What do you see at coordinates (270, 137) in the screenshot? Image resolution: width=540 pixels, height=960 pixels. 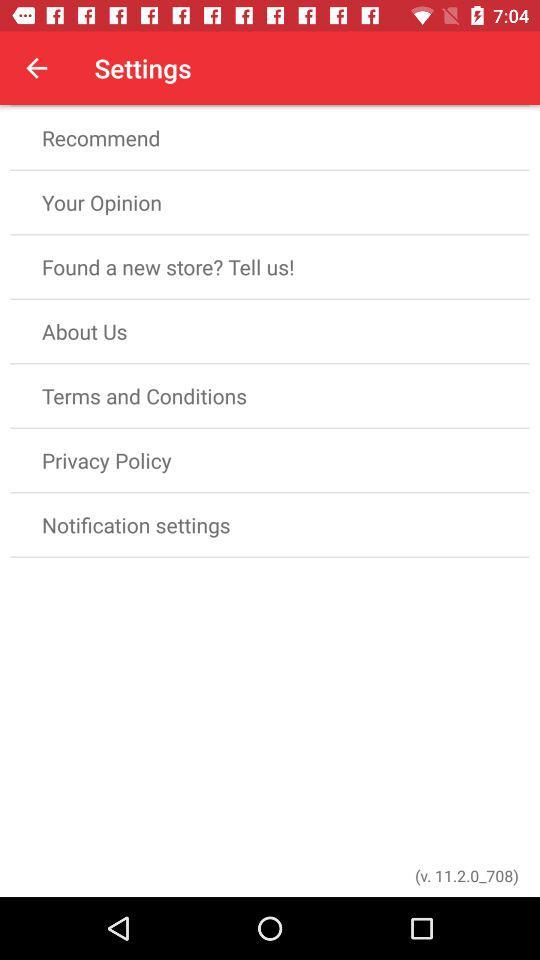 I see `the item below rate app item` at bounding box center [270, 137].